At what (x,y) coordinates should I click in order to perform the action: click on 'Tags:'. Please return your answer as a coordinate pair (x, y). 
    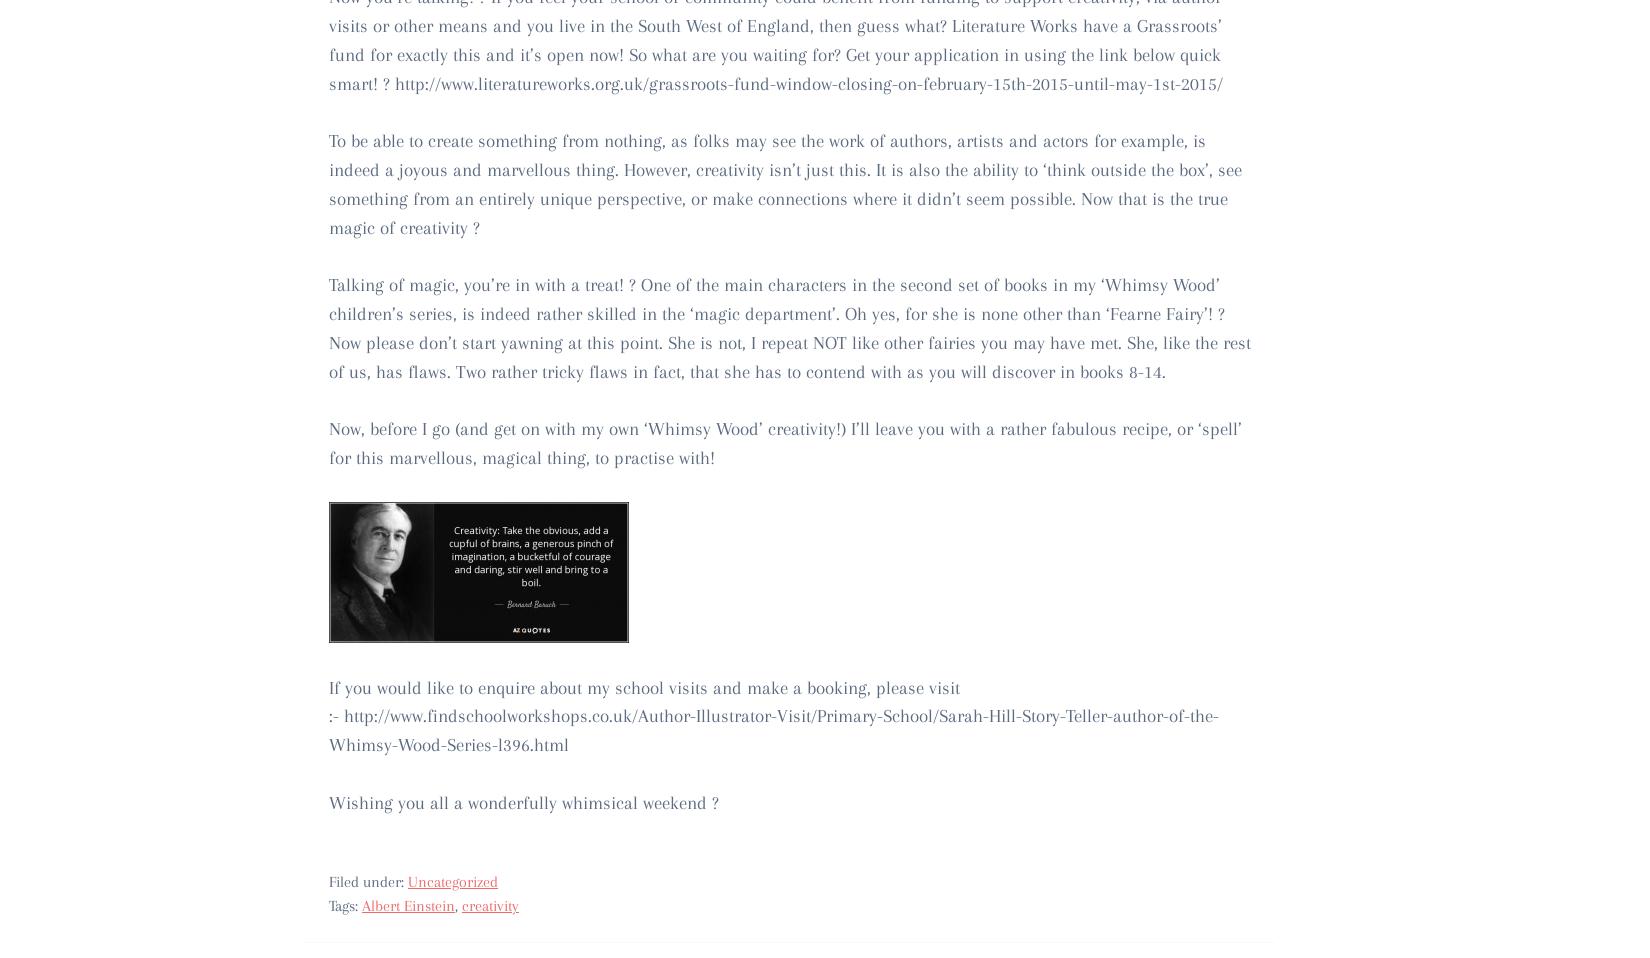
    Looking at the image, I should click on (329, 905).